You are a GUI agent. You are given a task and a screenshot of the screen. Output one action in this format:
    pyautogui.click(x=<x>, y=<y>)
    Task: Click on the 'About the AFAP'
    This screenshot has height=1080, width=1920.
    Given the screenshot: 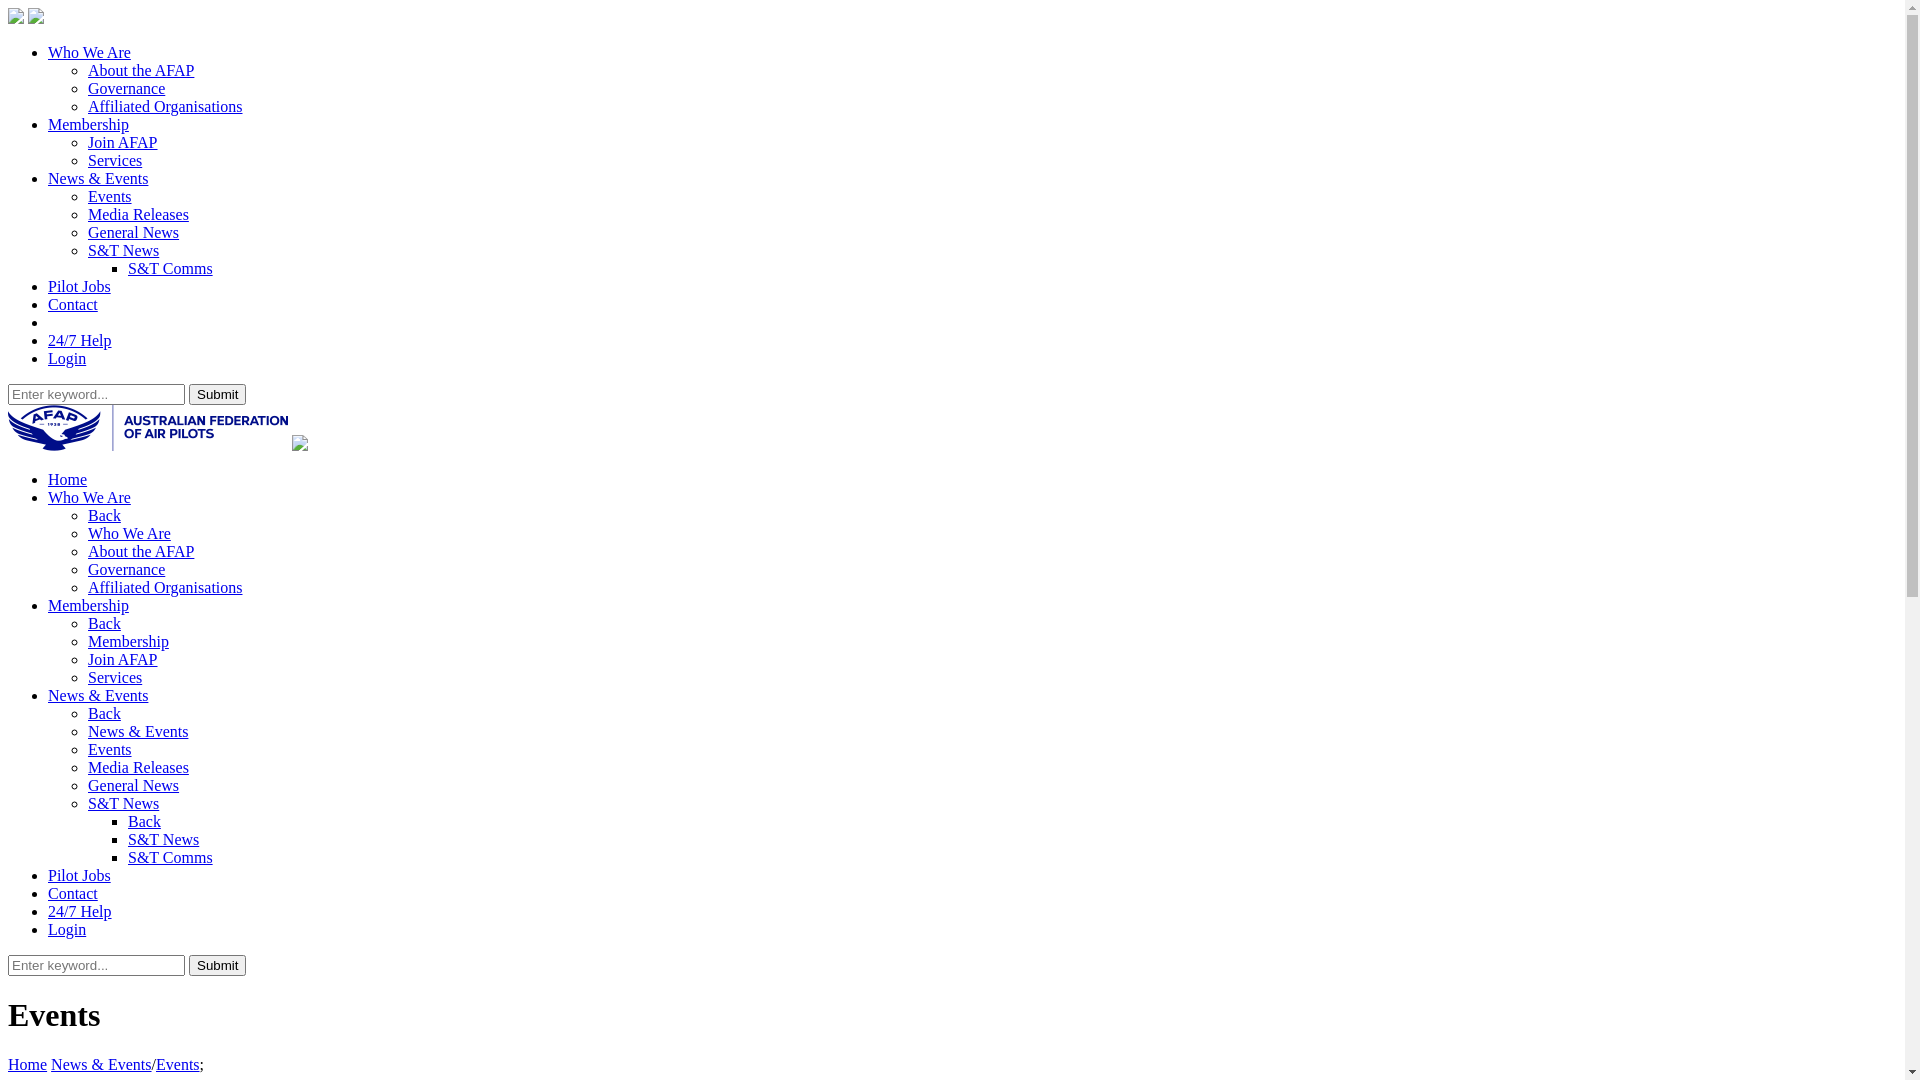 What is the action you would take?
    pyautogui.click(x=139, y=69)
    